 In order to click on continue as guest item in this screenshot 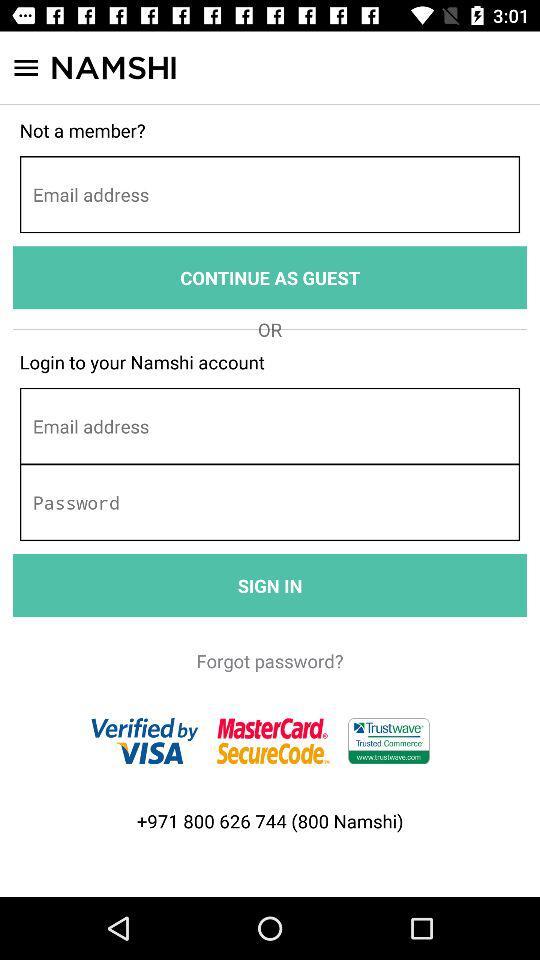, I will do `click(270, 276)`.